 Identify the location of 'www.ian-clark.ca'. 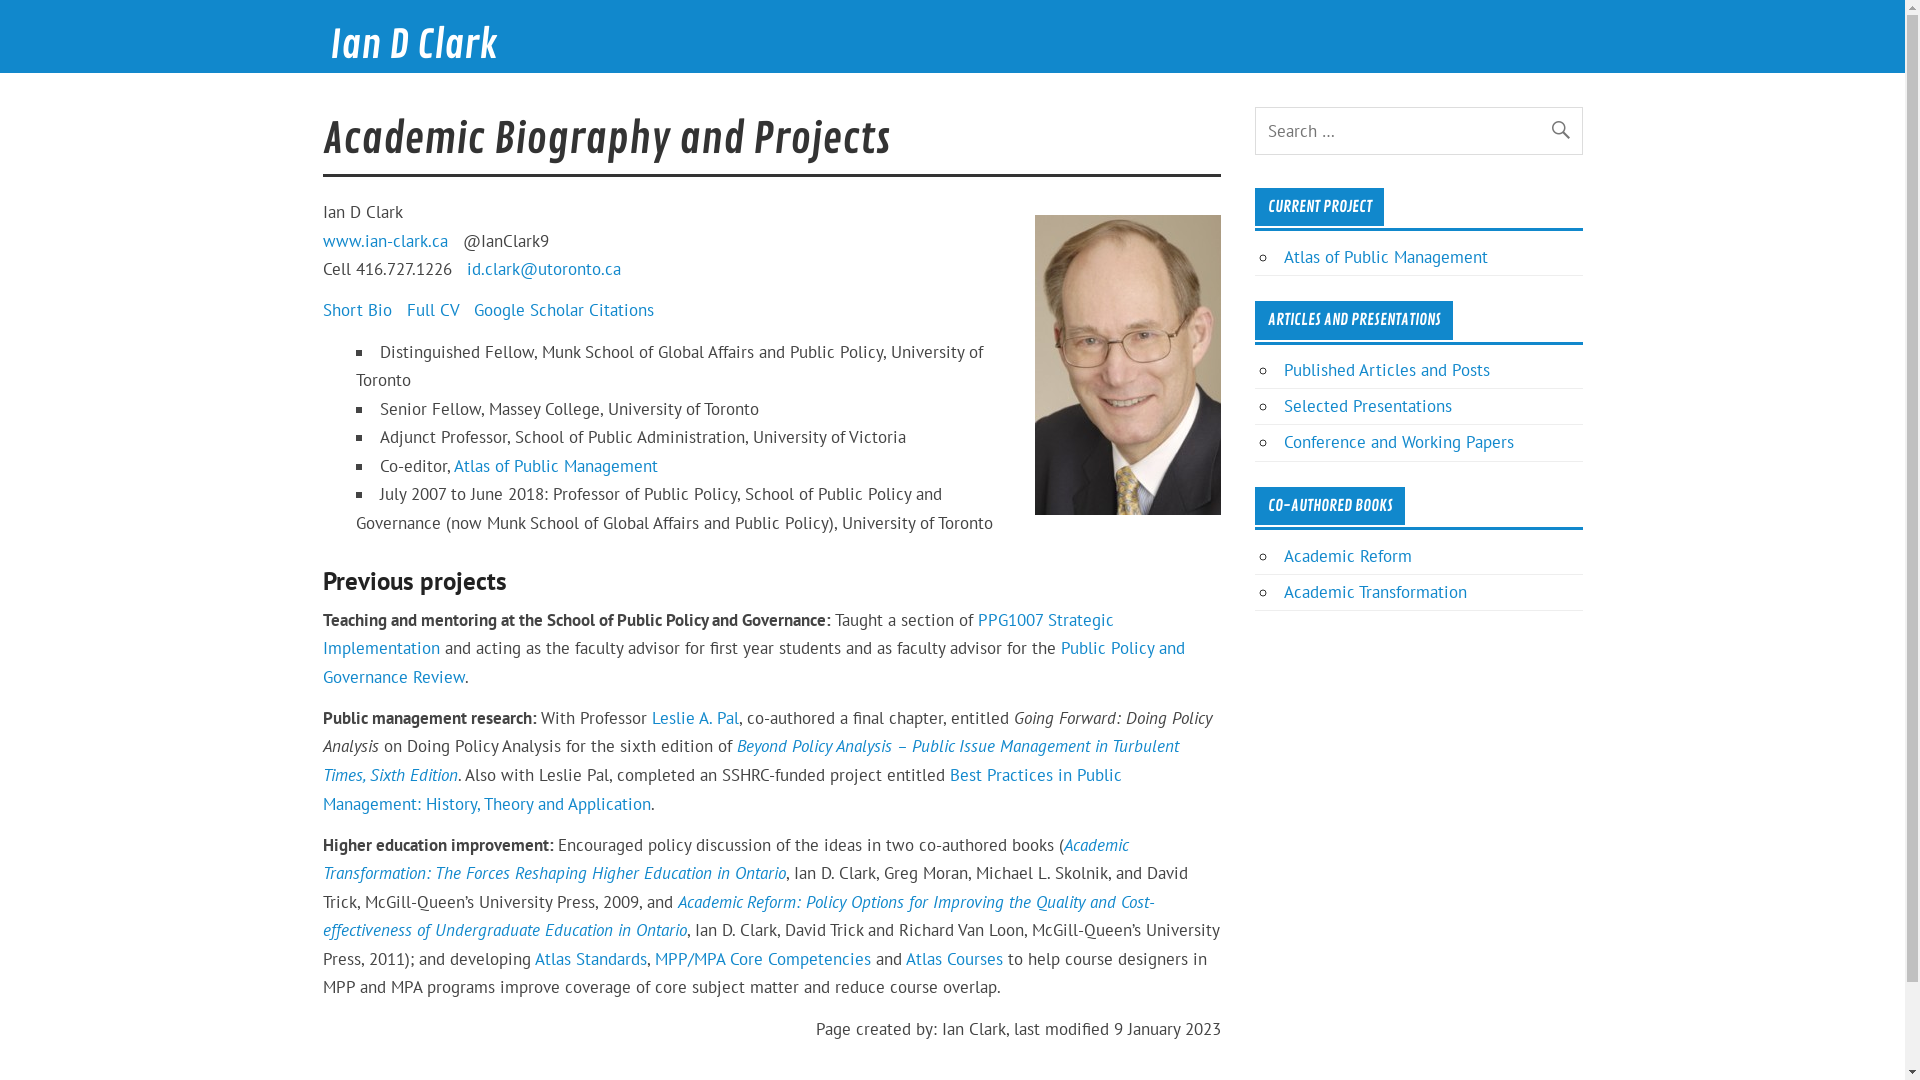
(384, 239).